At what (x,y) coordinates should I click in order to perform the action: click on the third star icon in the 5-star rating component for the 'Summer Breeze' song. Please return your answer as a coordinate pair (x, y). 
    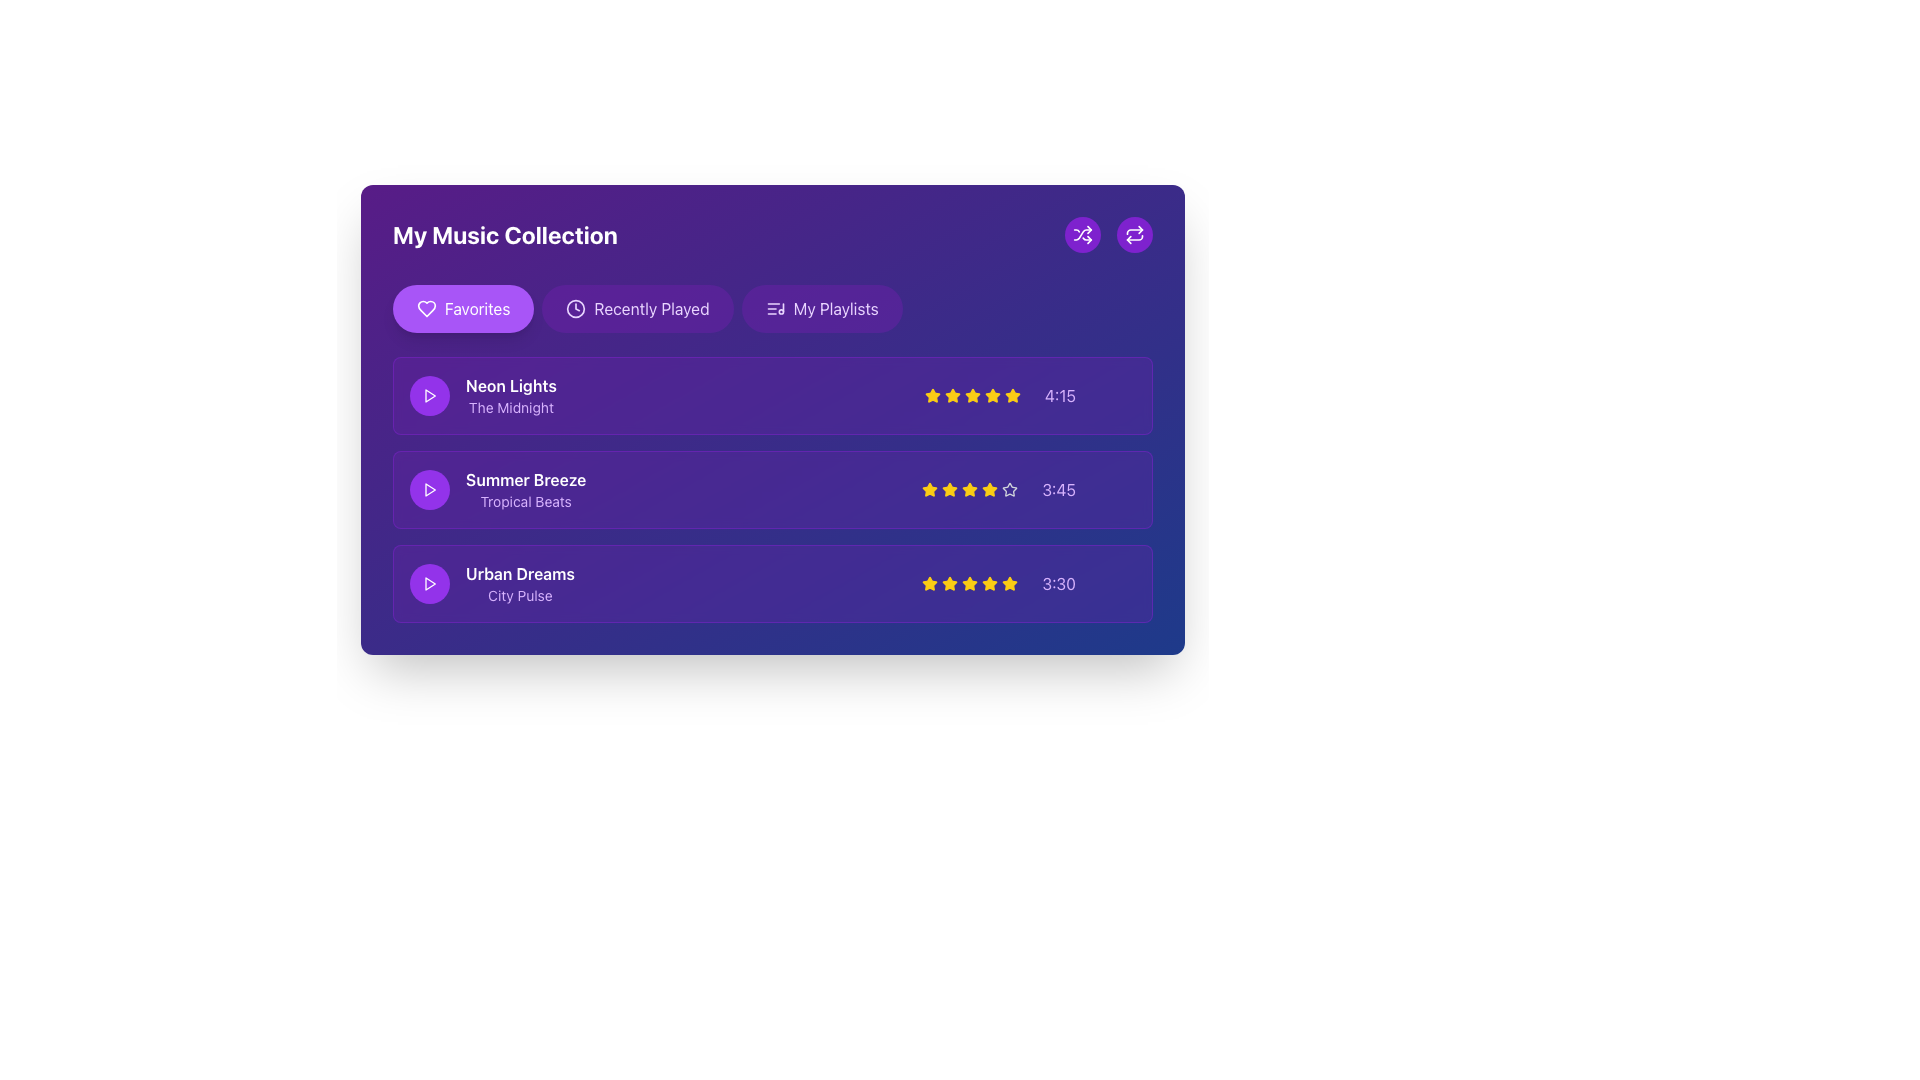
    Looking at the image, I should click on (970, 489).